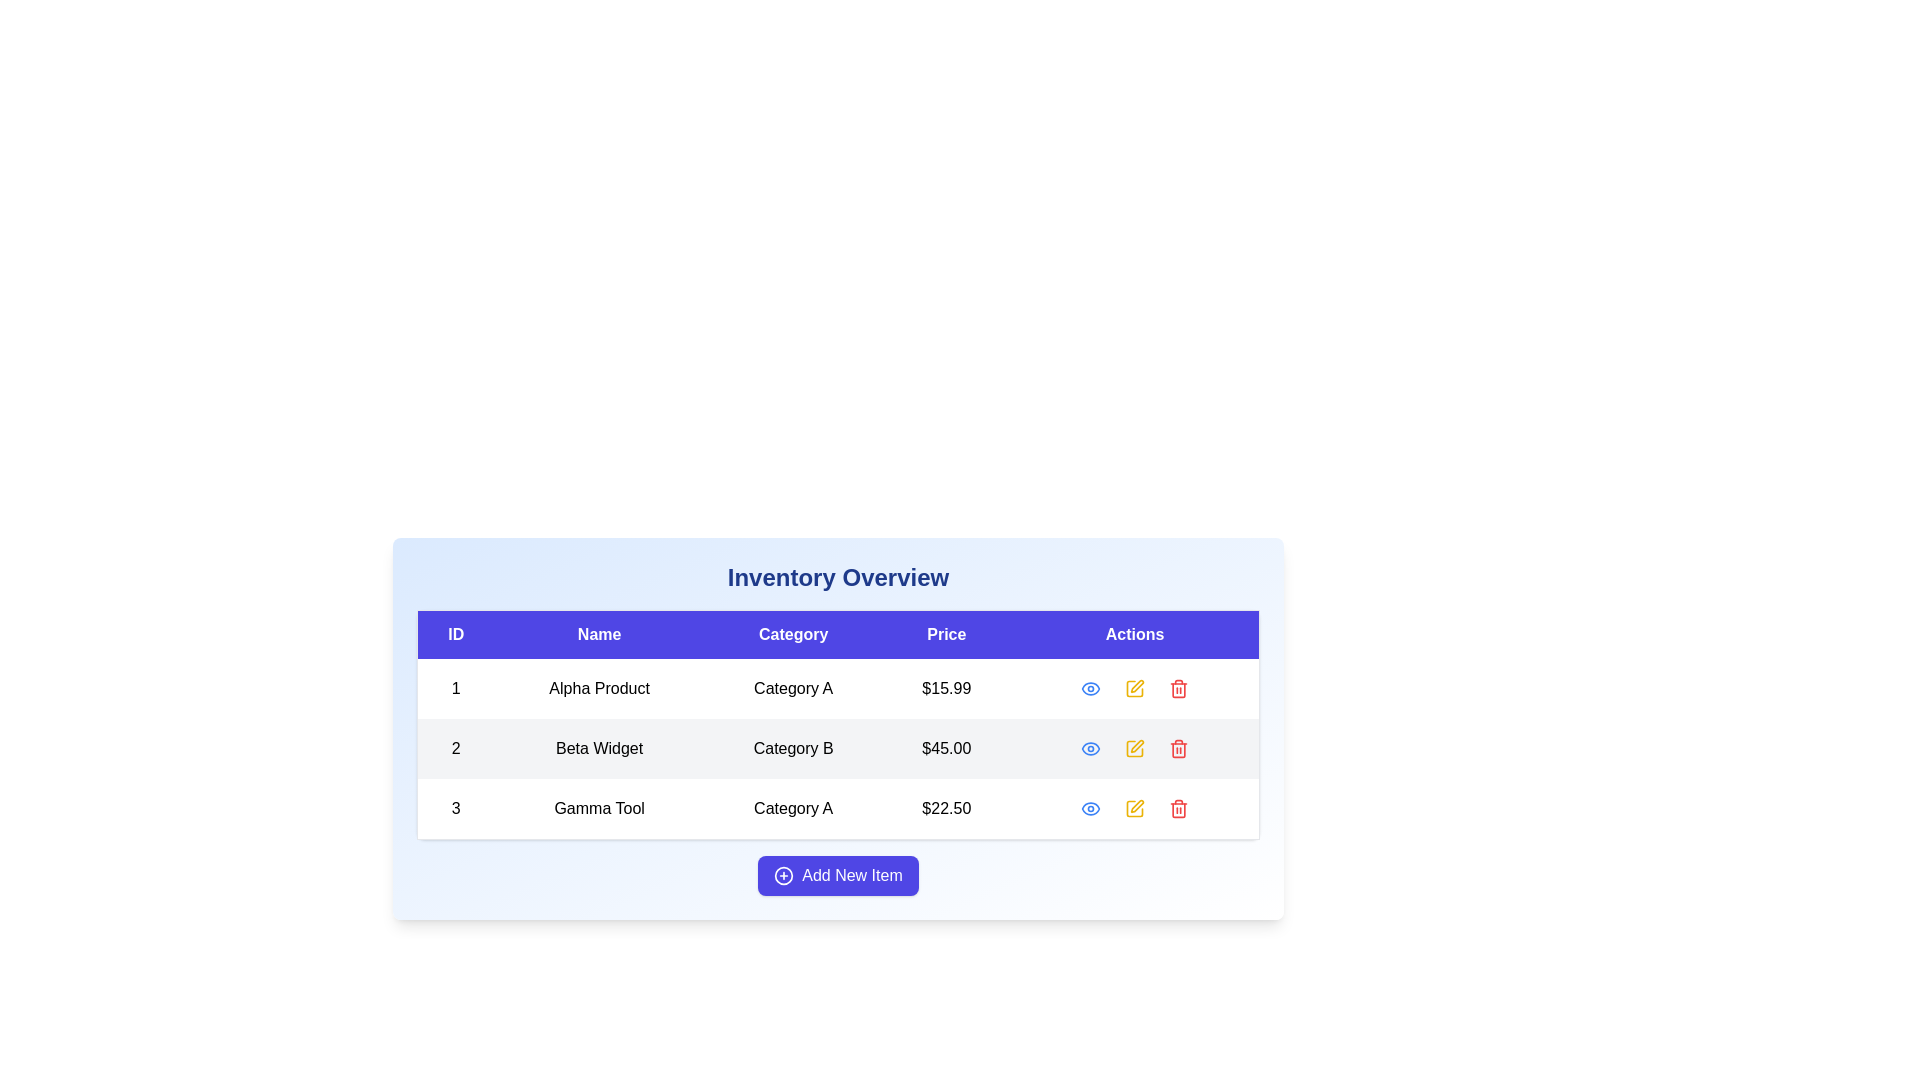  I want to click on text content of the 'Alpha Product' label located in the second column of the first row of the data table under the 'Name' column heading, so click(598, 688).